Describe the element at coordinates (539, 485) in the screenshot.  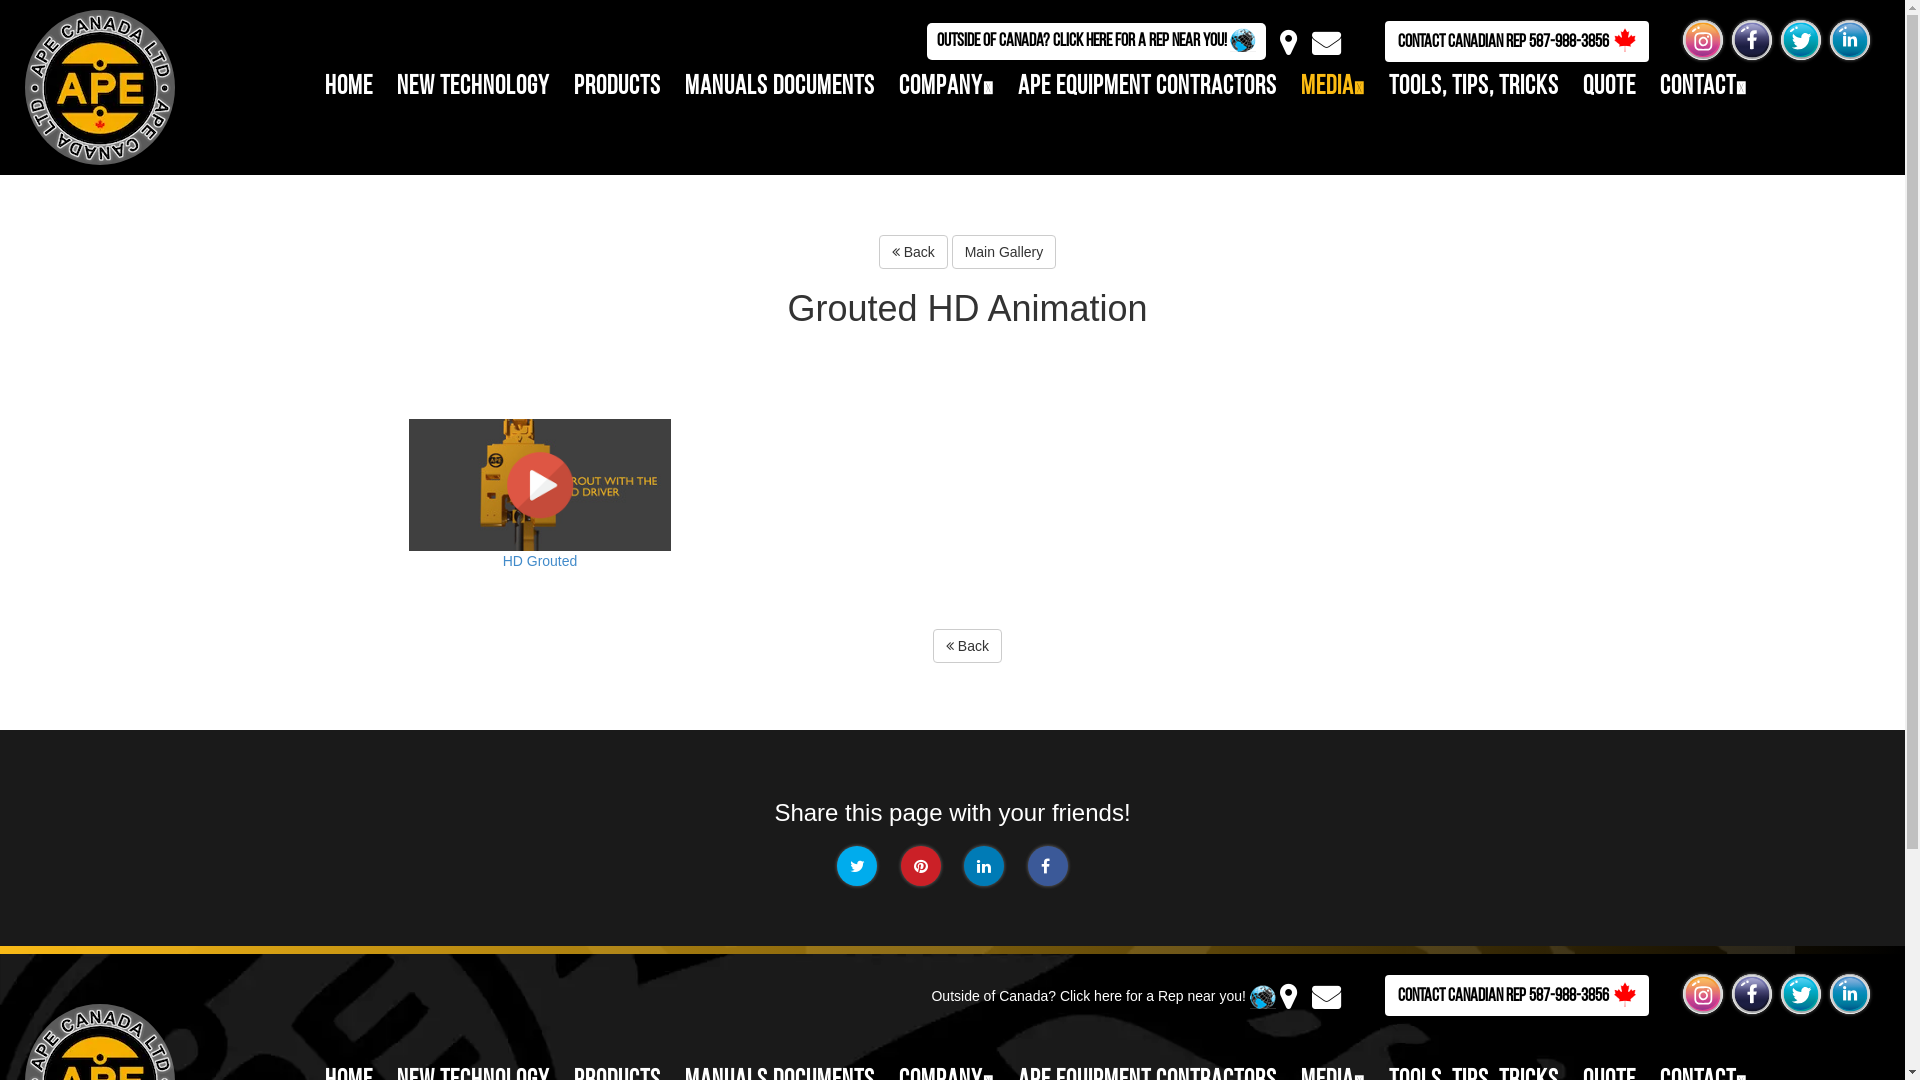
I see `'HD Grouted'` at that location.